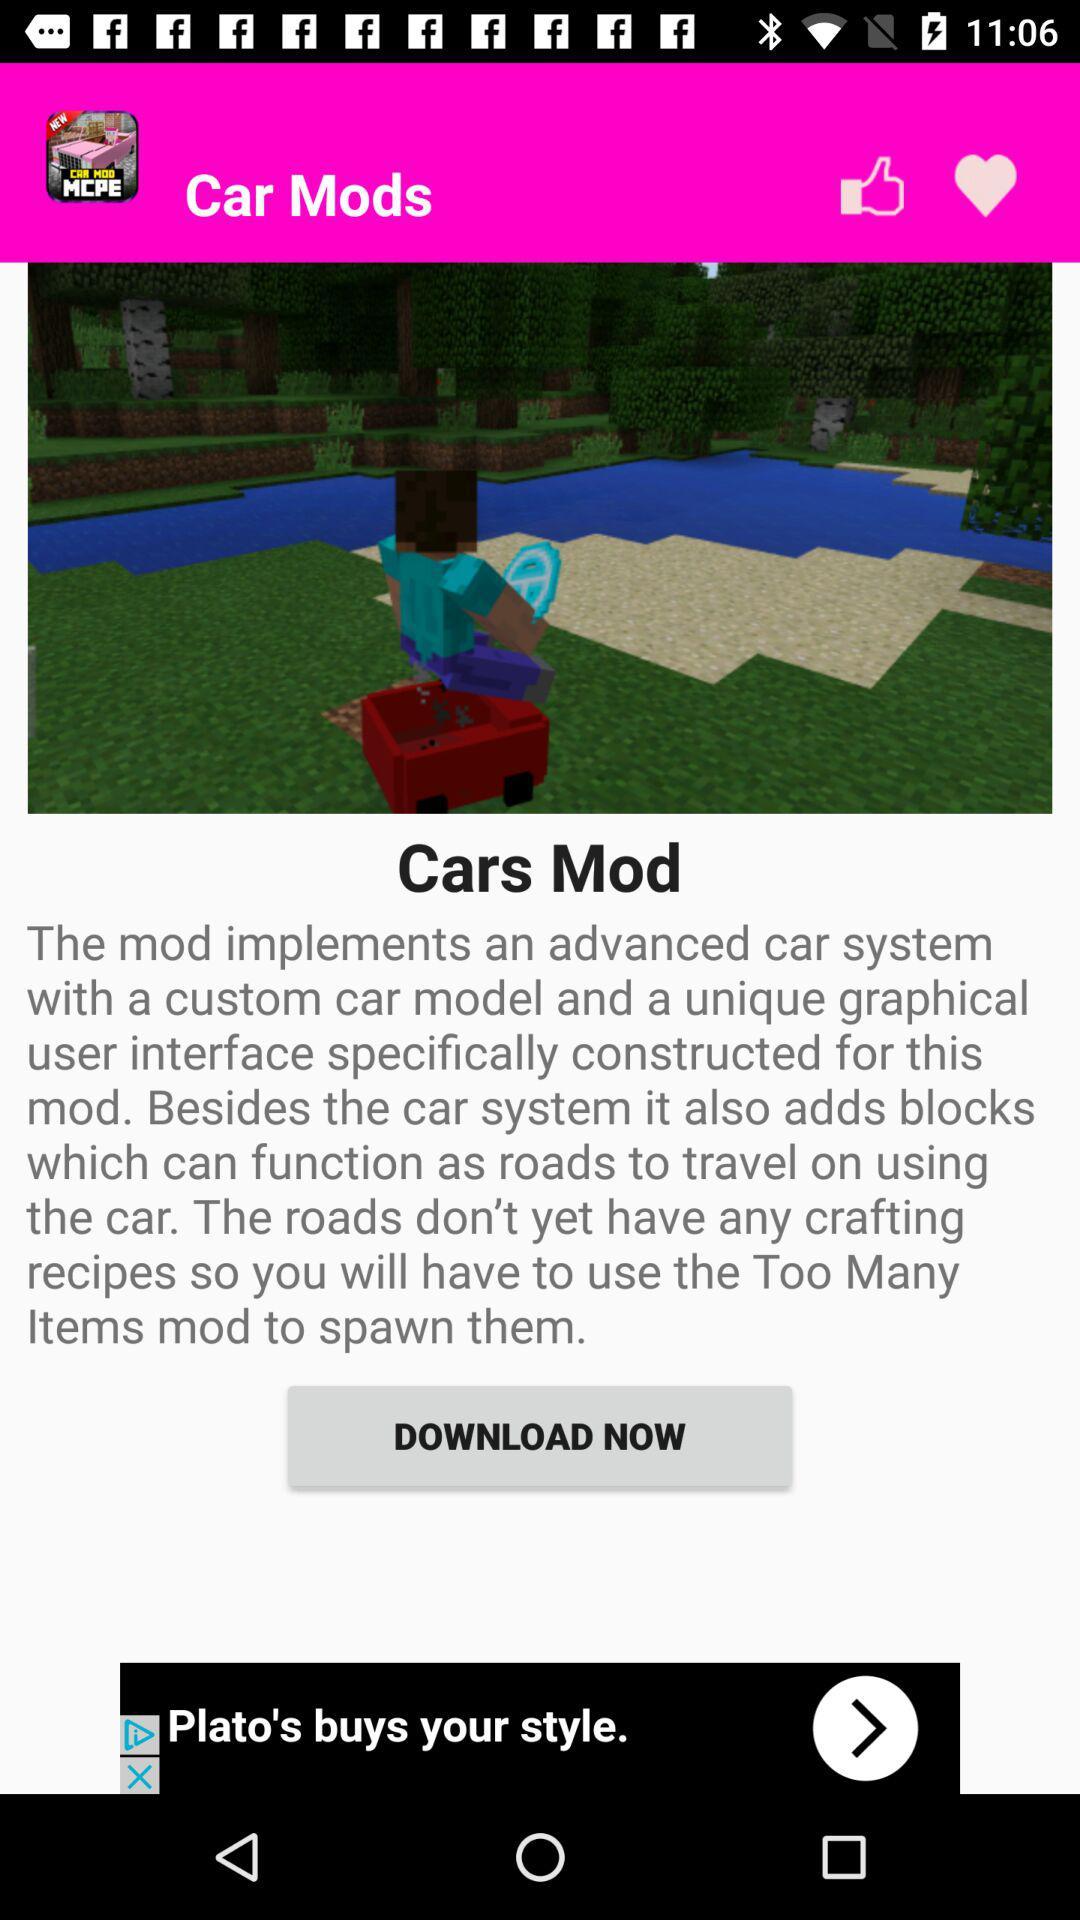  I want to click on the favorite icon, so click(984, 186).